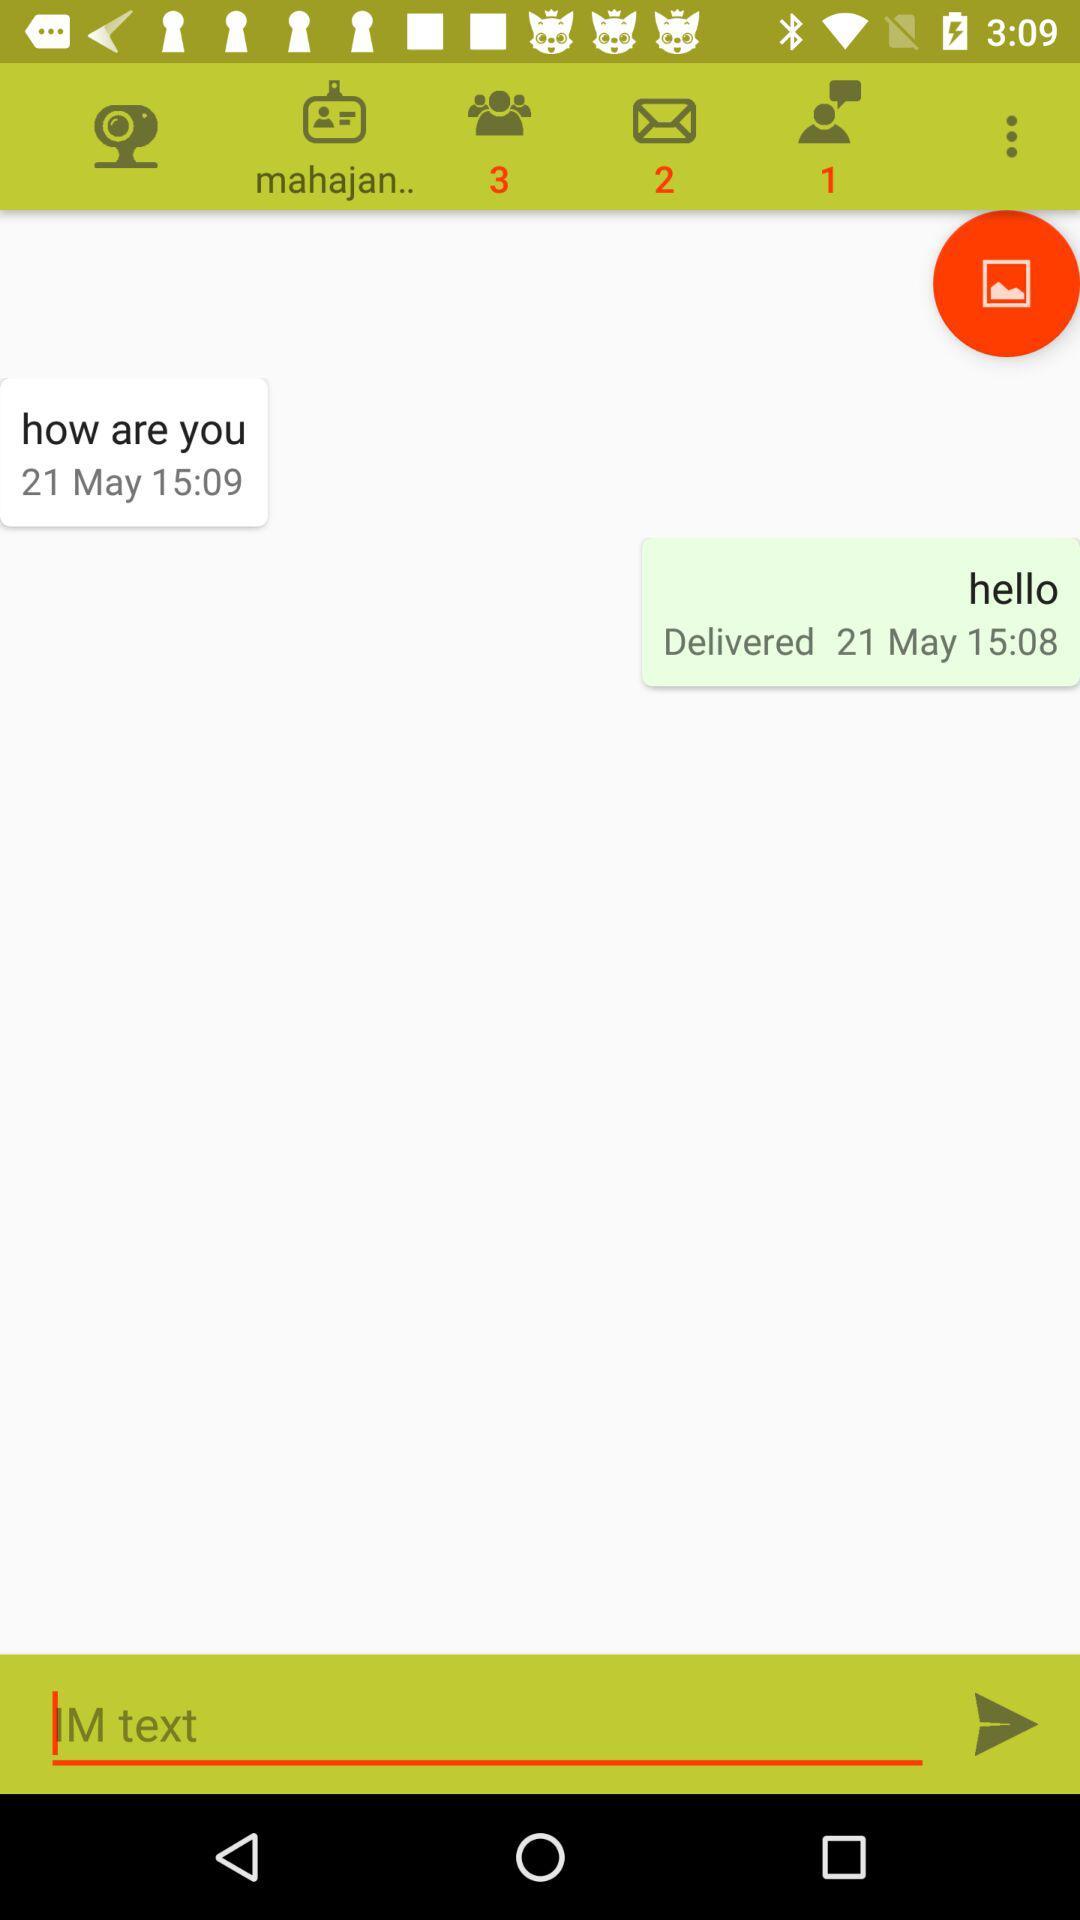 This screenshot has height=1920, width=1080. What do you see at coordinates (498, 135) in the screenshot?
I see `the group icon which has the text 3` at bounding box center [498, 135].